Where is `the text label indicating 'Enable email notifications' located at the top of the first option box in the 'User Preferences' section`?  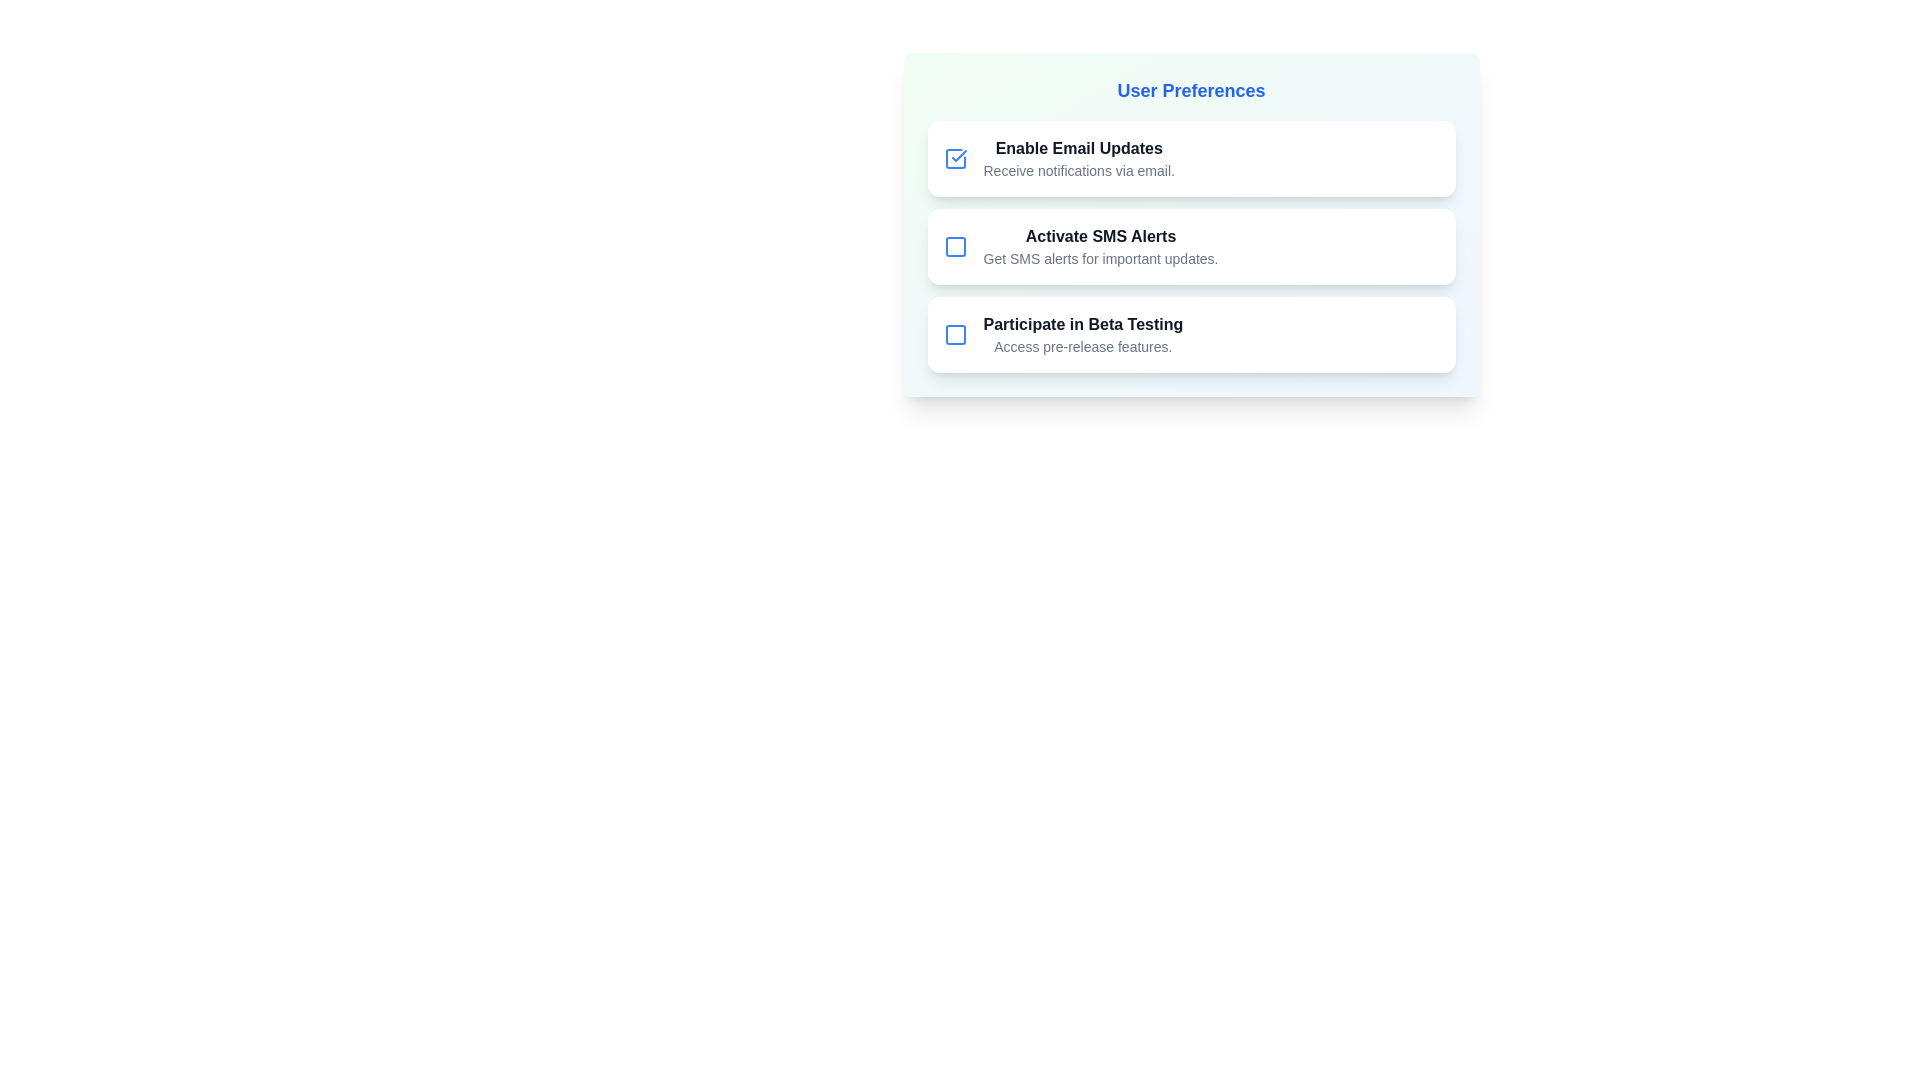 the text label indicating 'Enable email notifications' located at the top of the first option box in the 'User Preferences' section is located at coordinates (1078, 148).